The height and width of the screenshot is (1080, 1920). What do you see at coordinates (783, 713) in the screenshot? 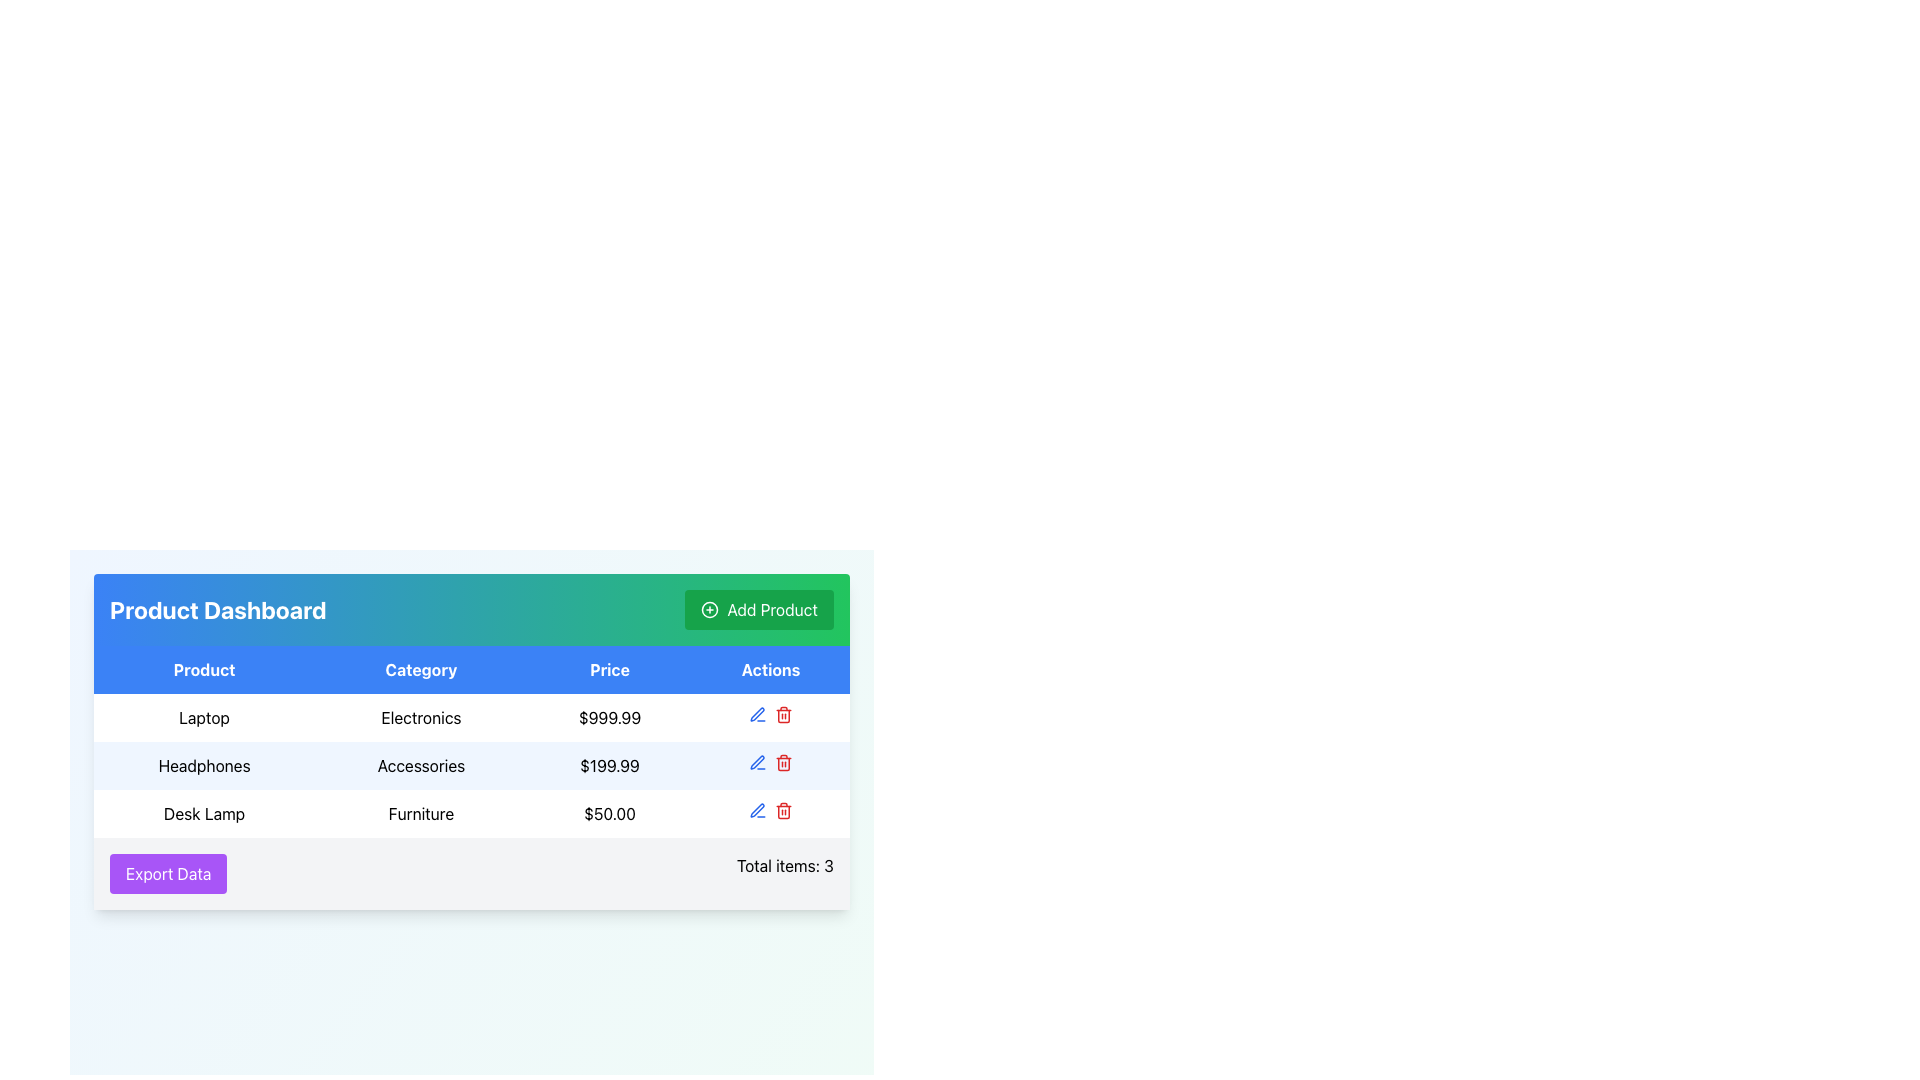
I see `the delete icon button located in the 'Actions' column of the second row of the product table under 'Product Dashboard'` at bounding box center [783, 713].